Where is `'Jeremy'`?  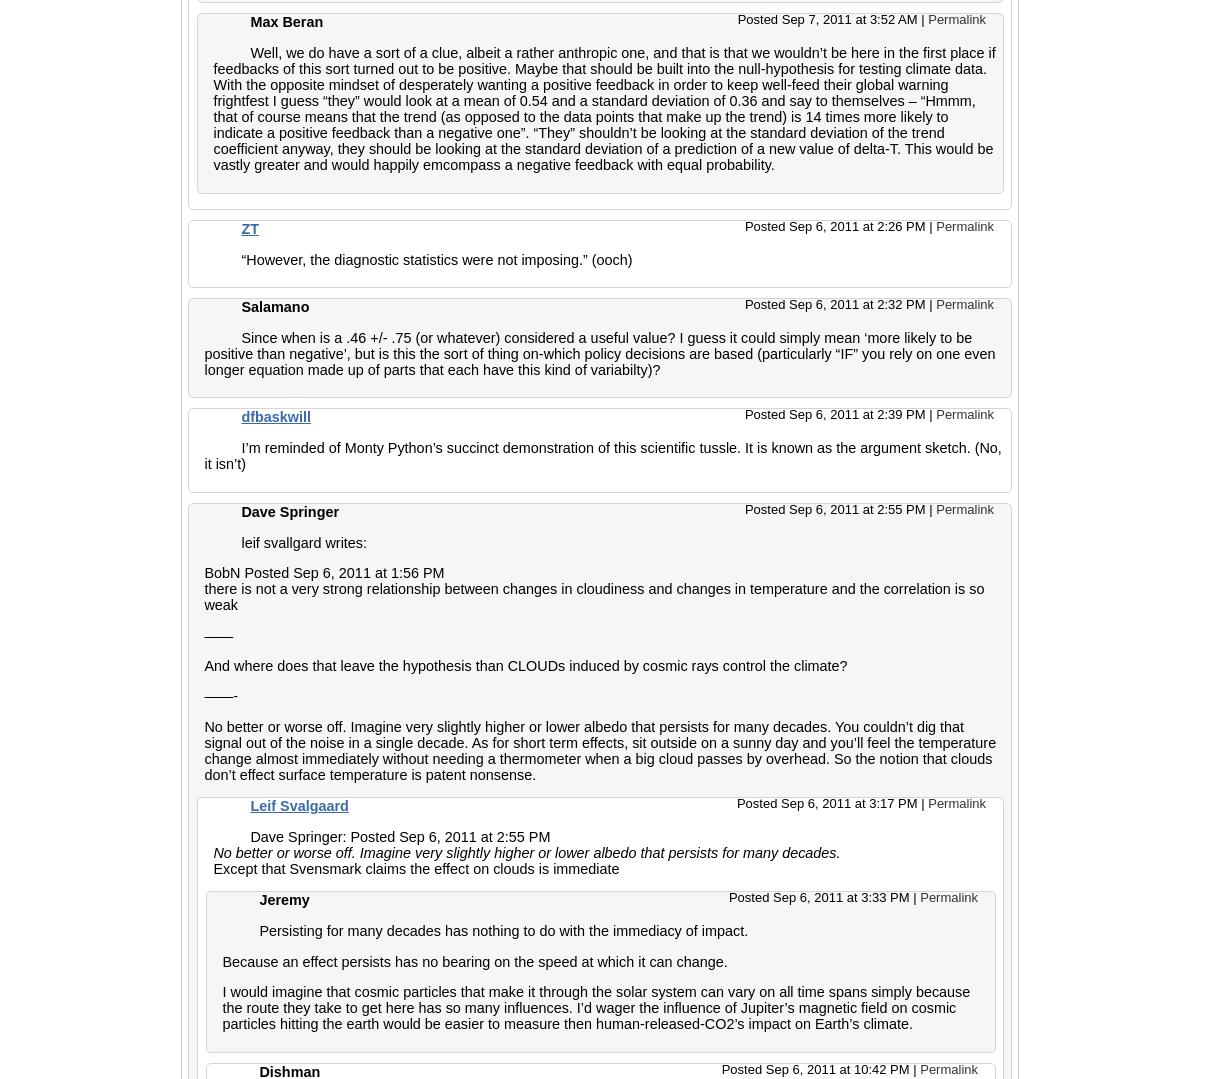 'Jeremy' is located at coordinates (283, 898).